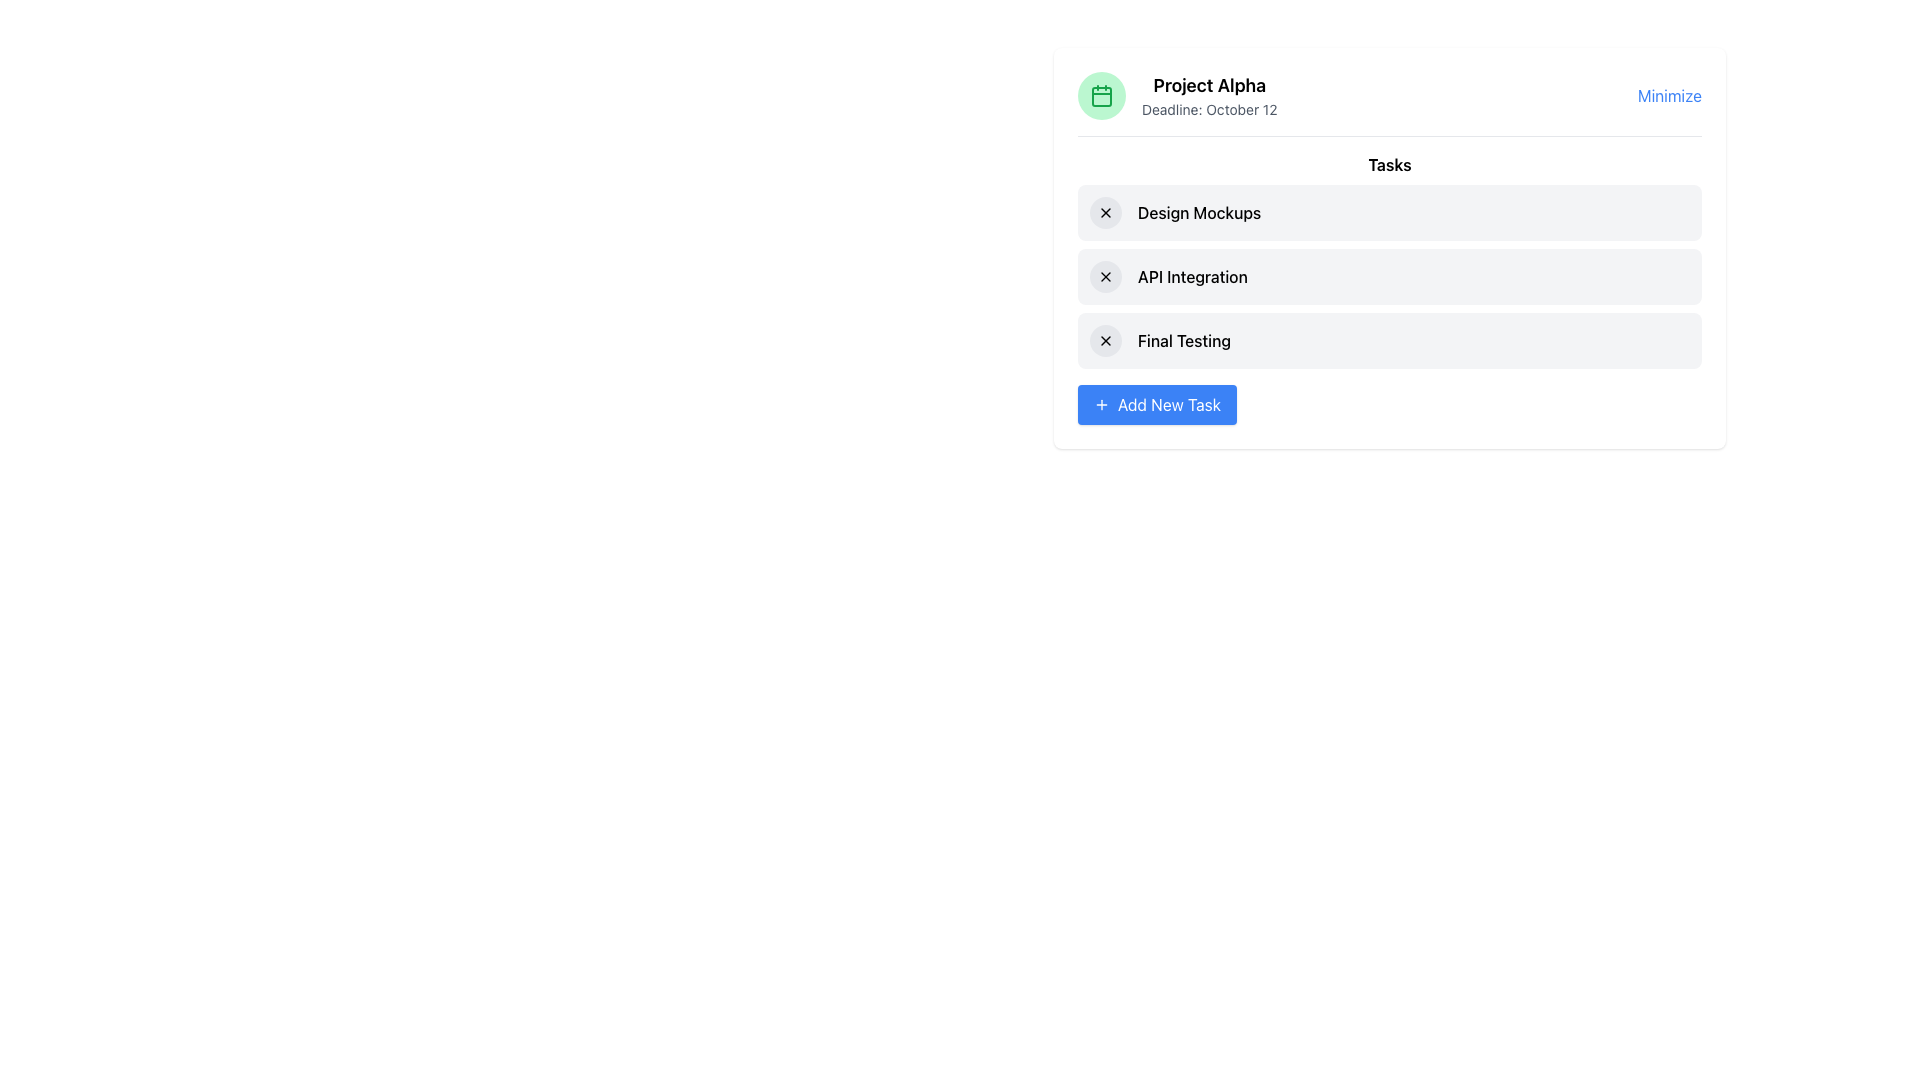  What do you see at coordinates (1208, 110) in the screenshot?
I see `the text label displaying 'Deadline: October 12' which is located under the 'Project Alpha' heading in the project card` at bounding box center [1208, 110].